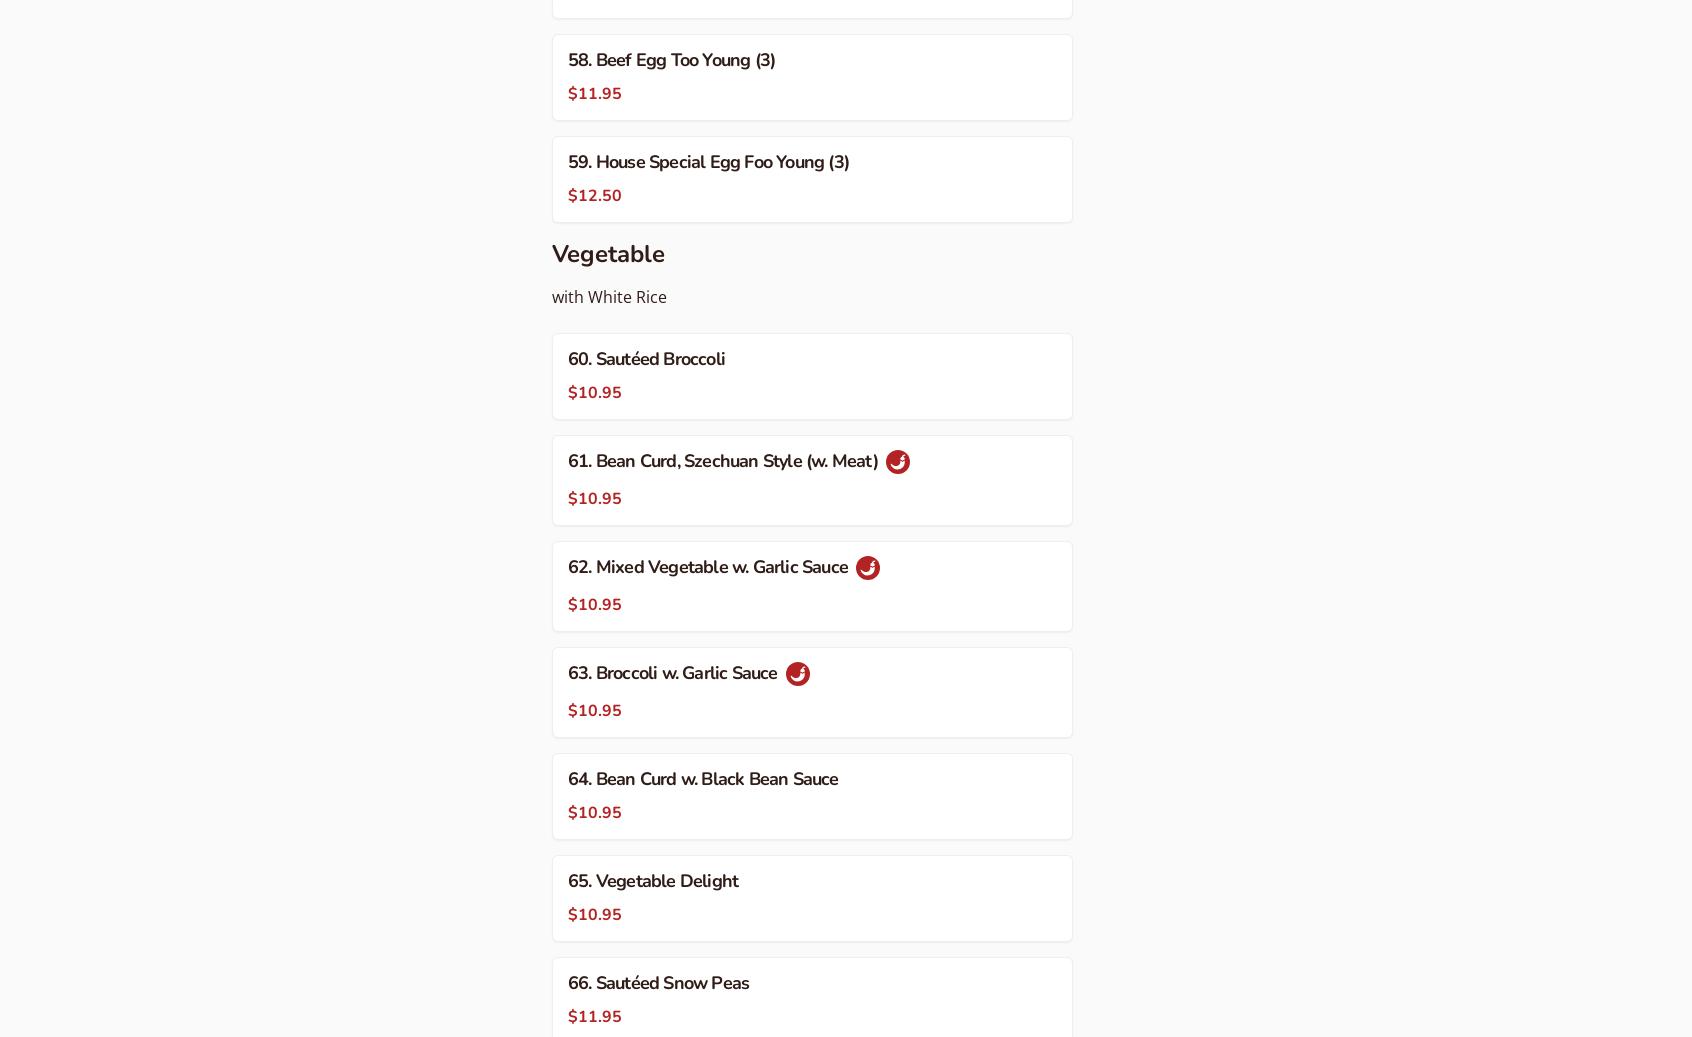 The image size is (1692, 1037). Describe the element at coordinates (703, 778) in the screenshot. I see `'64. Bean Curd w. Black Bean Sauce'` at that location.